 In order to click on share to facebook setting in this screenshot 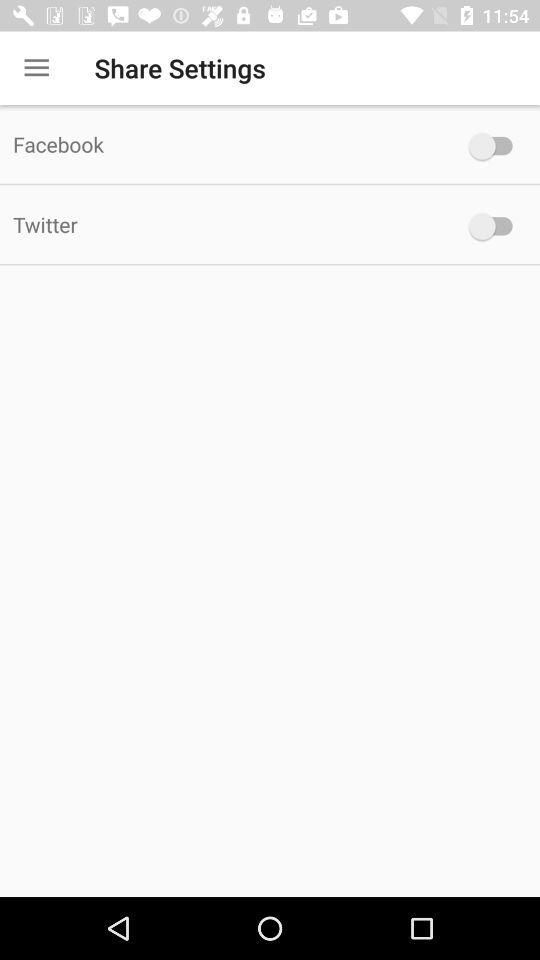, I will do `click(494, 145)`.